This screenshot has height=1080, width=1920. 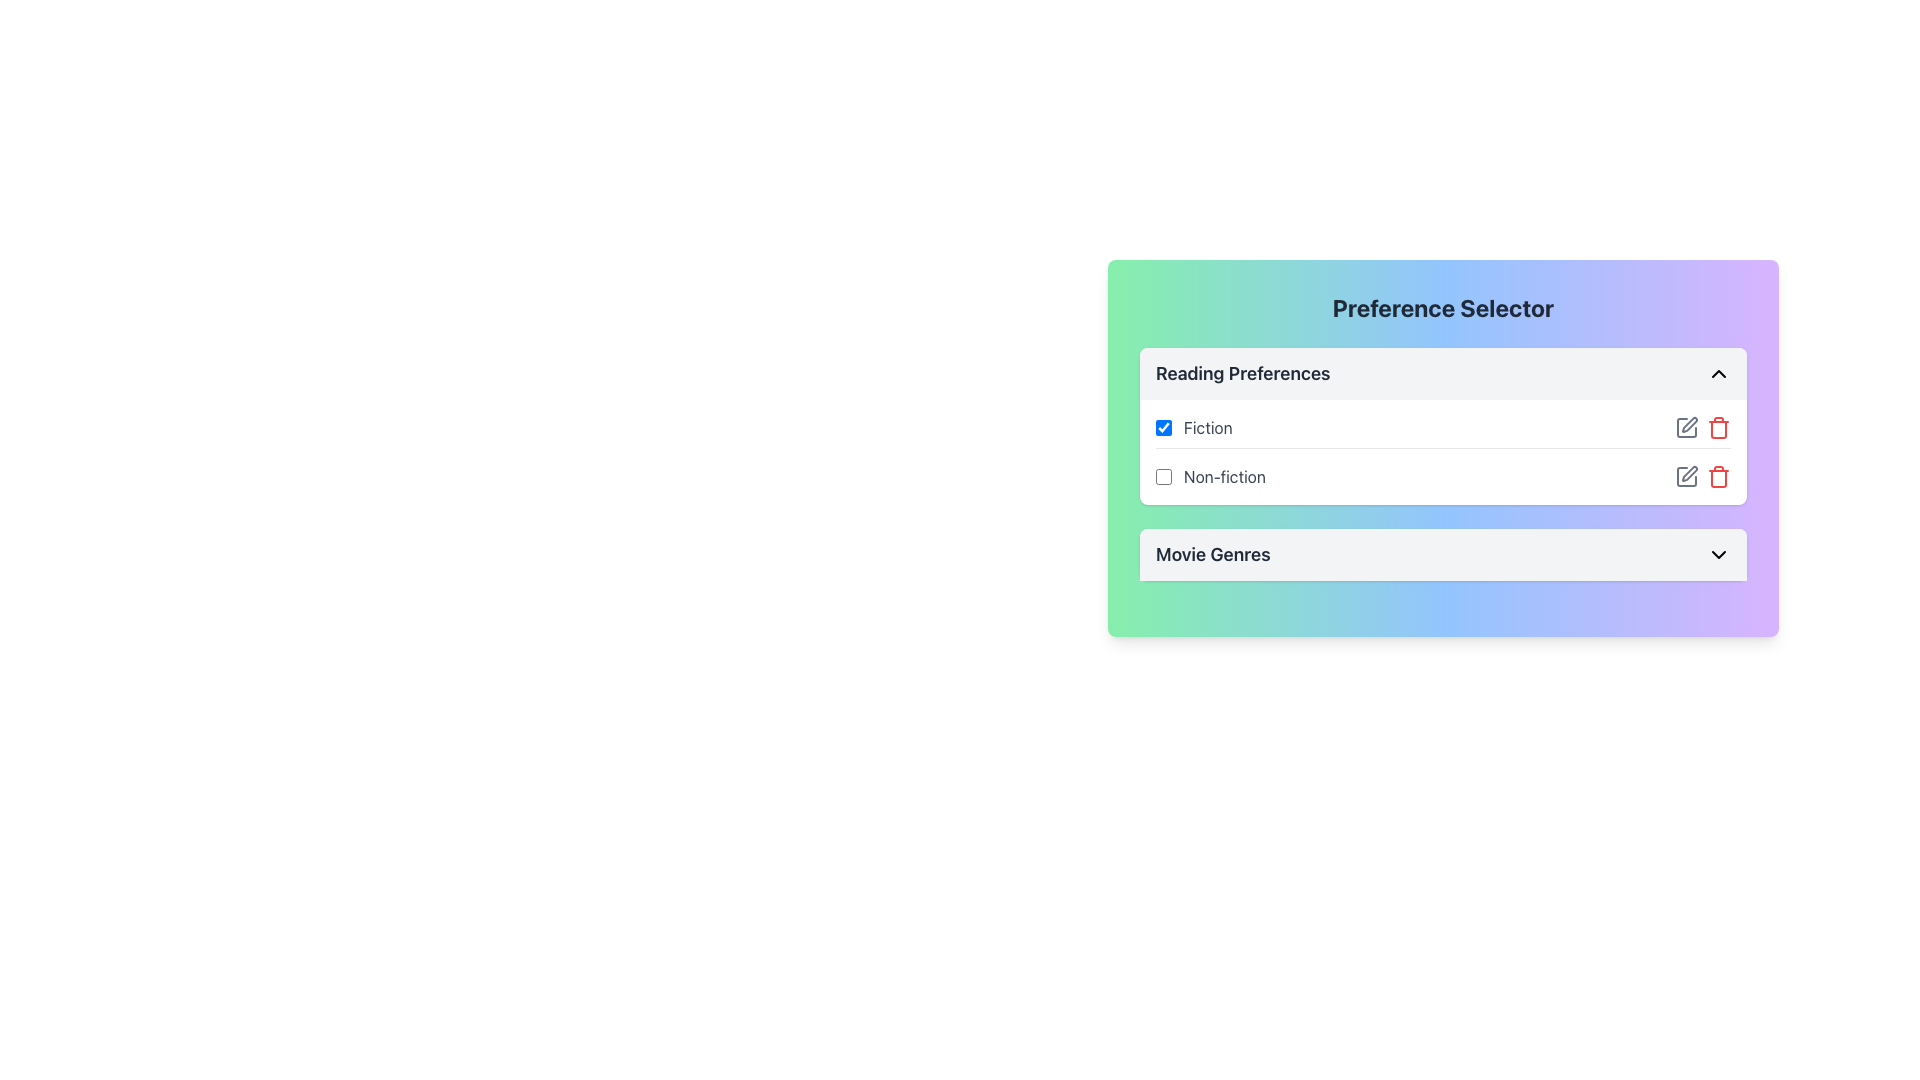 What do you see at coordinates (1163, 477) in the screenshot?
I see `the 'Non-fiction' checkbox under the 'Reading Preferences' category` at bounding box center [1163, 477].